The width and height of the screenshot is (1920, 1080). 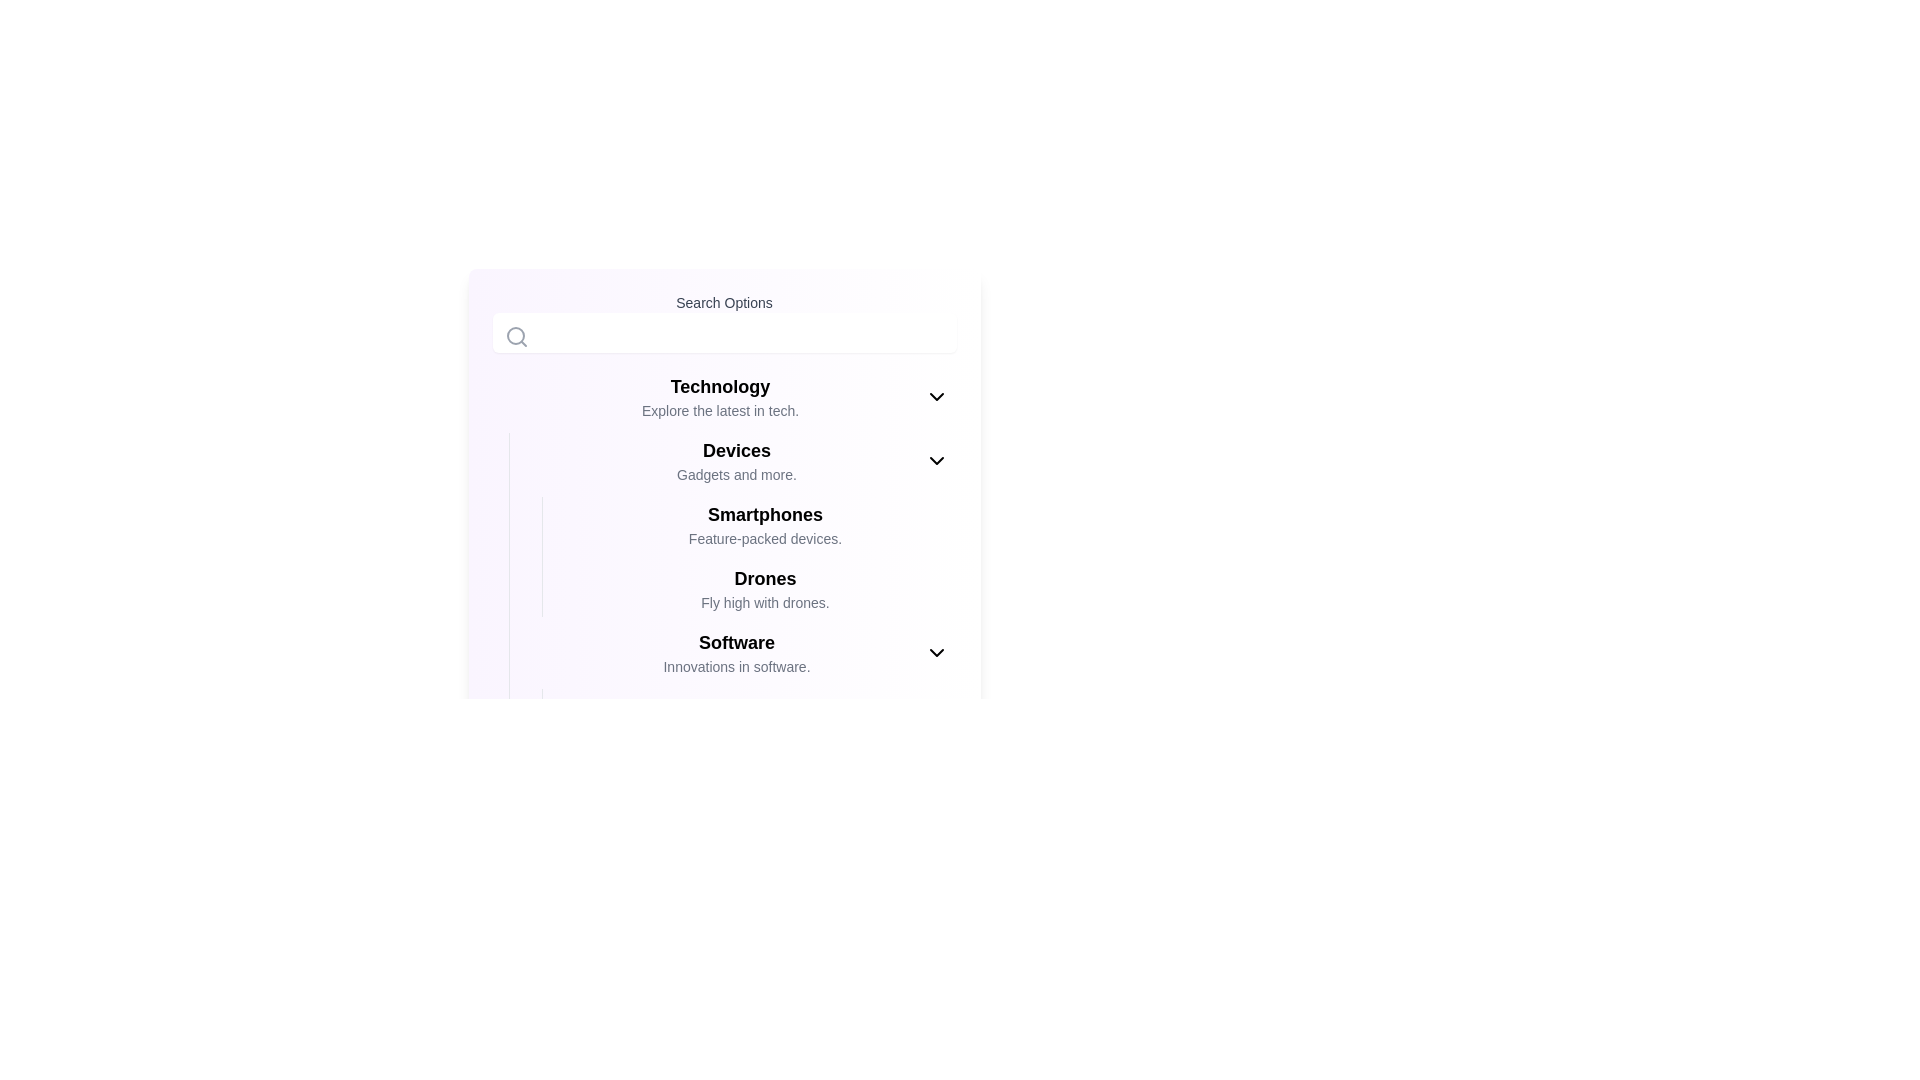 I want to click on the labeled navigation item for 'Smartphones' located below the 'Devices' section in the navigation panel, so click(x=764, y=523).